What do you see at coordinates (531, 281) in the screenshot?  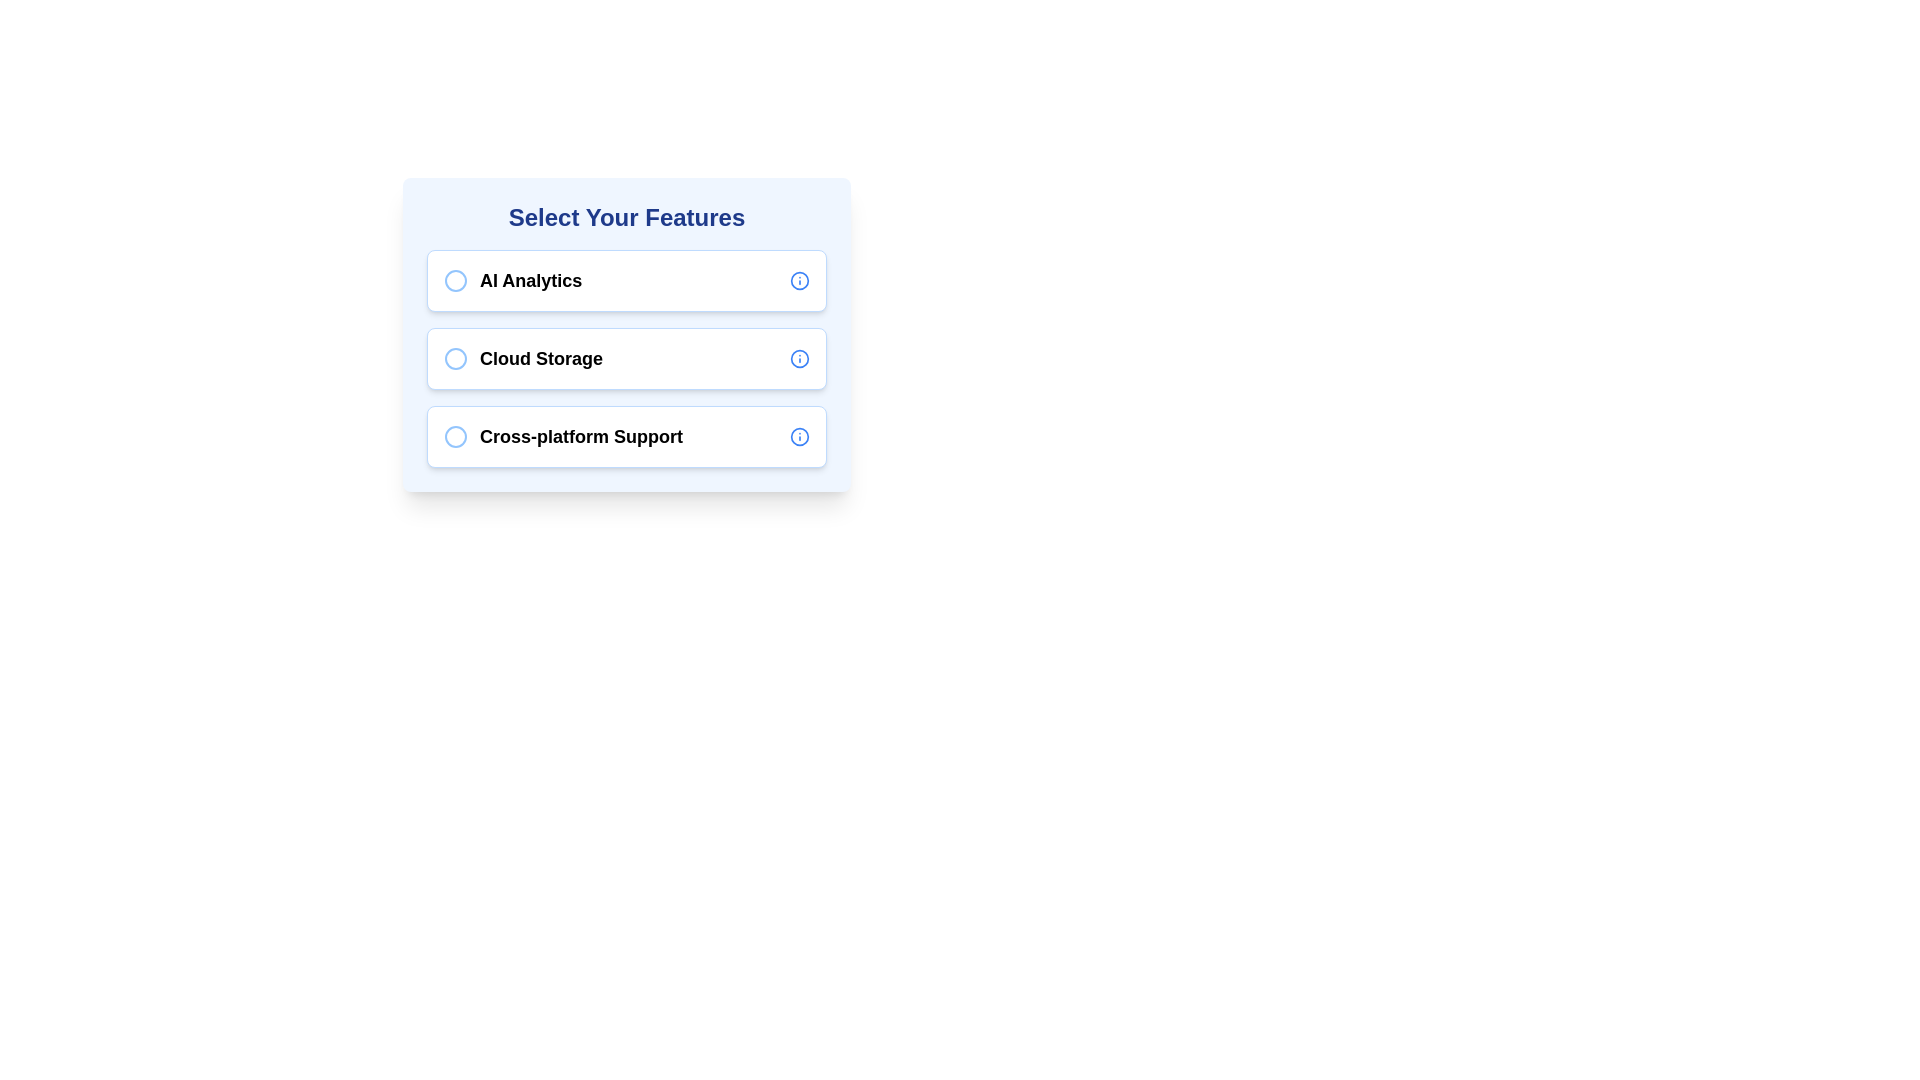 I see `the text label displaying 'AI Analytics', which is part of the selectable feature list and aligned horizontally with a circular radio button` at bounding box center [531, 281].